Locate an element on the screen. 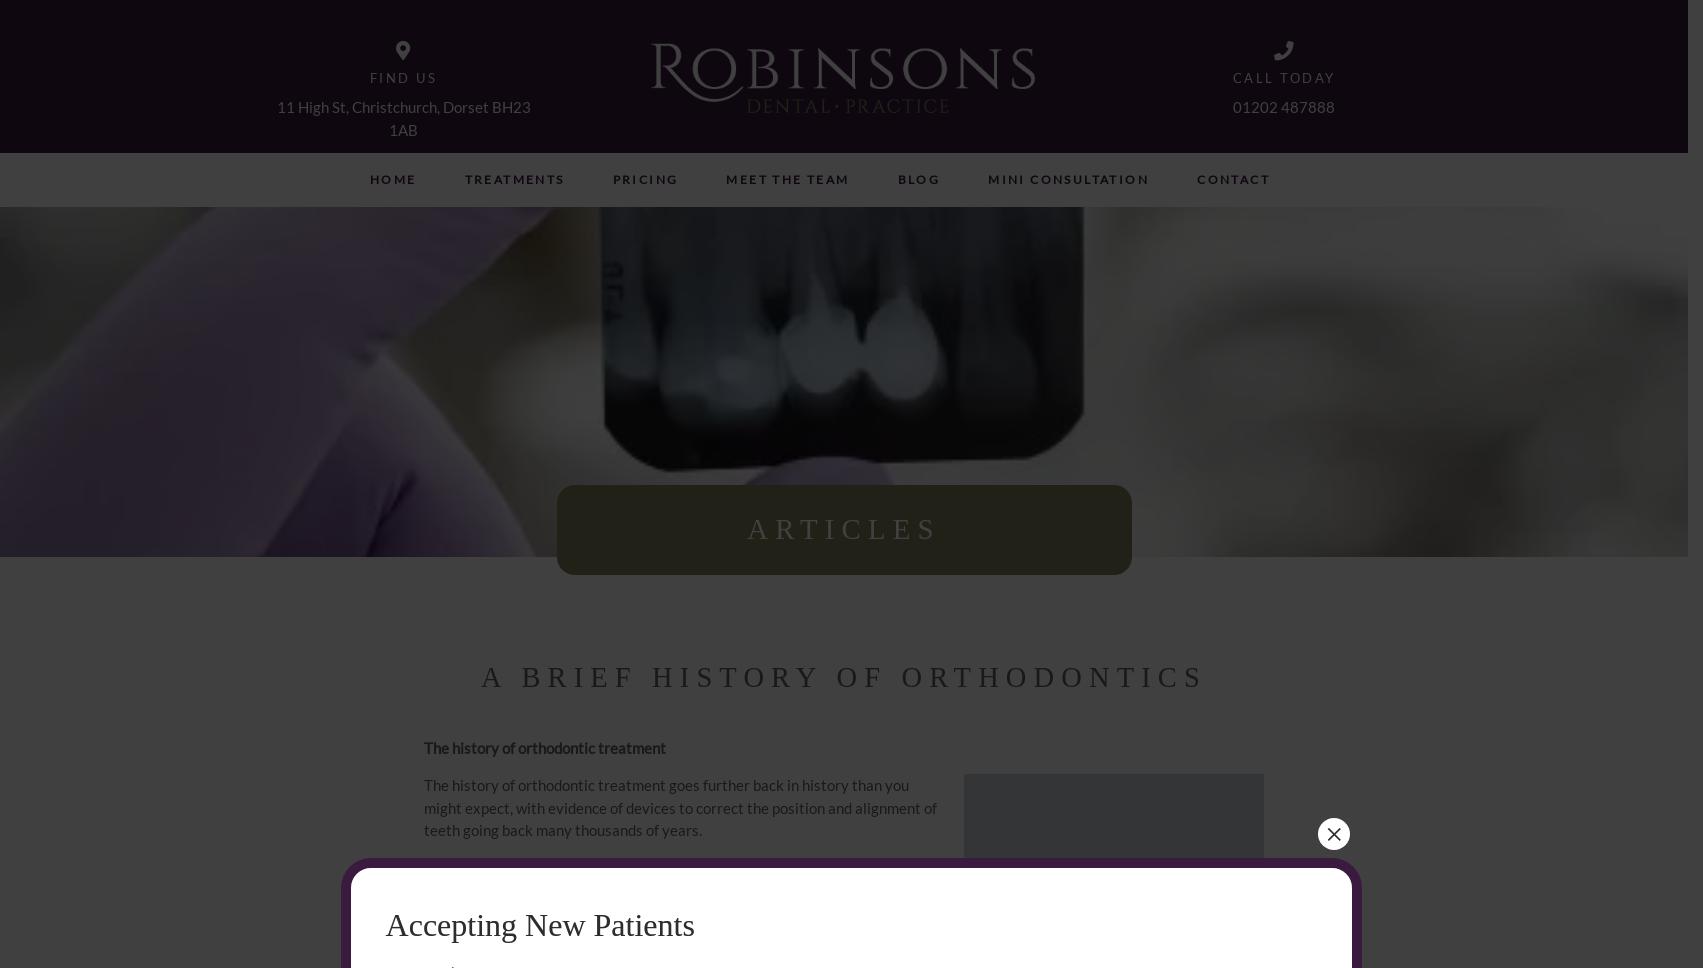 The image size is (1703, 968). 'Blog' is located at coordinates (895, 179).